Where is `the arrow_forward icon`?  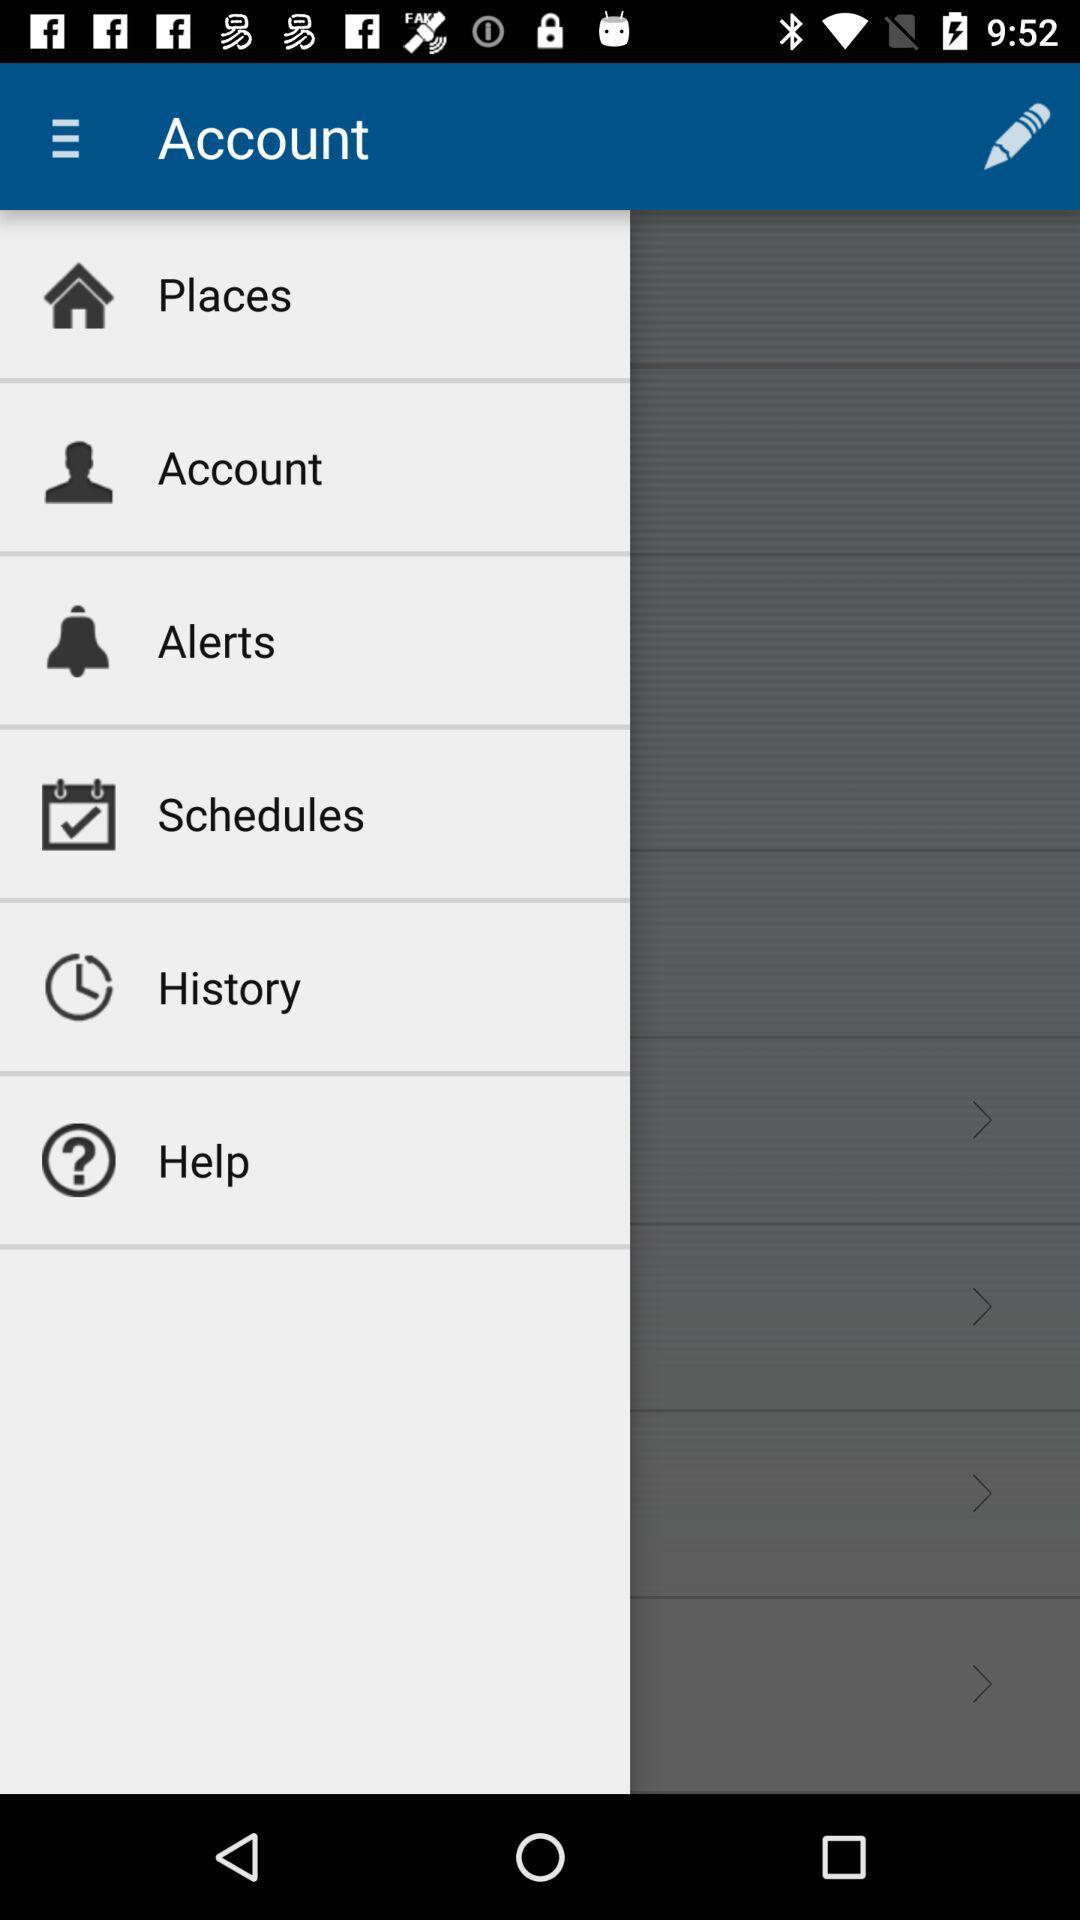 the arrow_forward icon is located at coordinates (981, 1493).